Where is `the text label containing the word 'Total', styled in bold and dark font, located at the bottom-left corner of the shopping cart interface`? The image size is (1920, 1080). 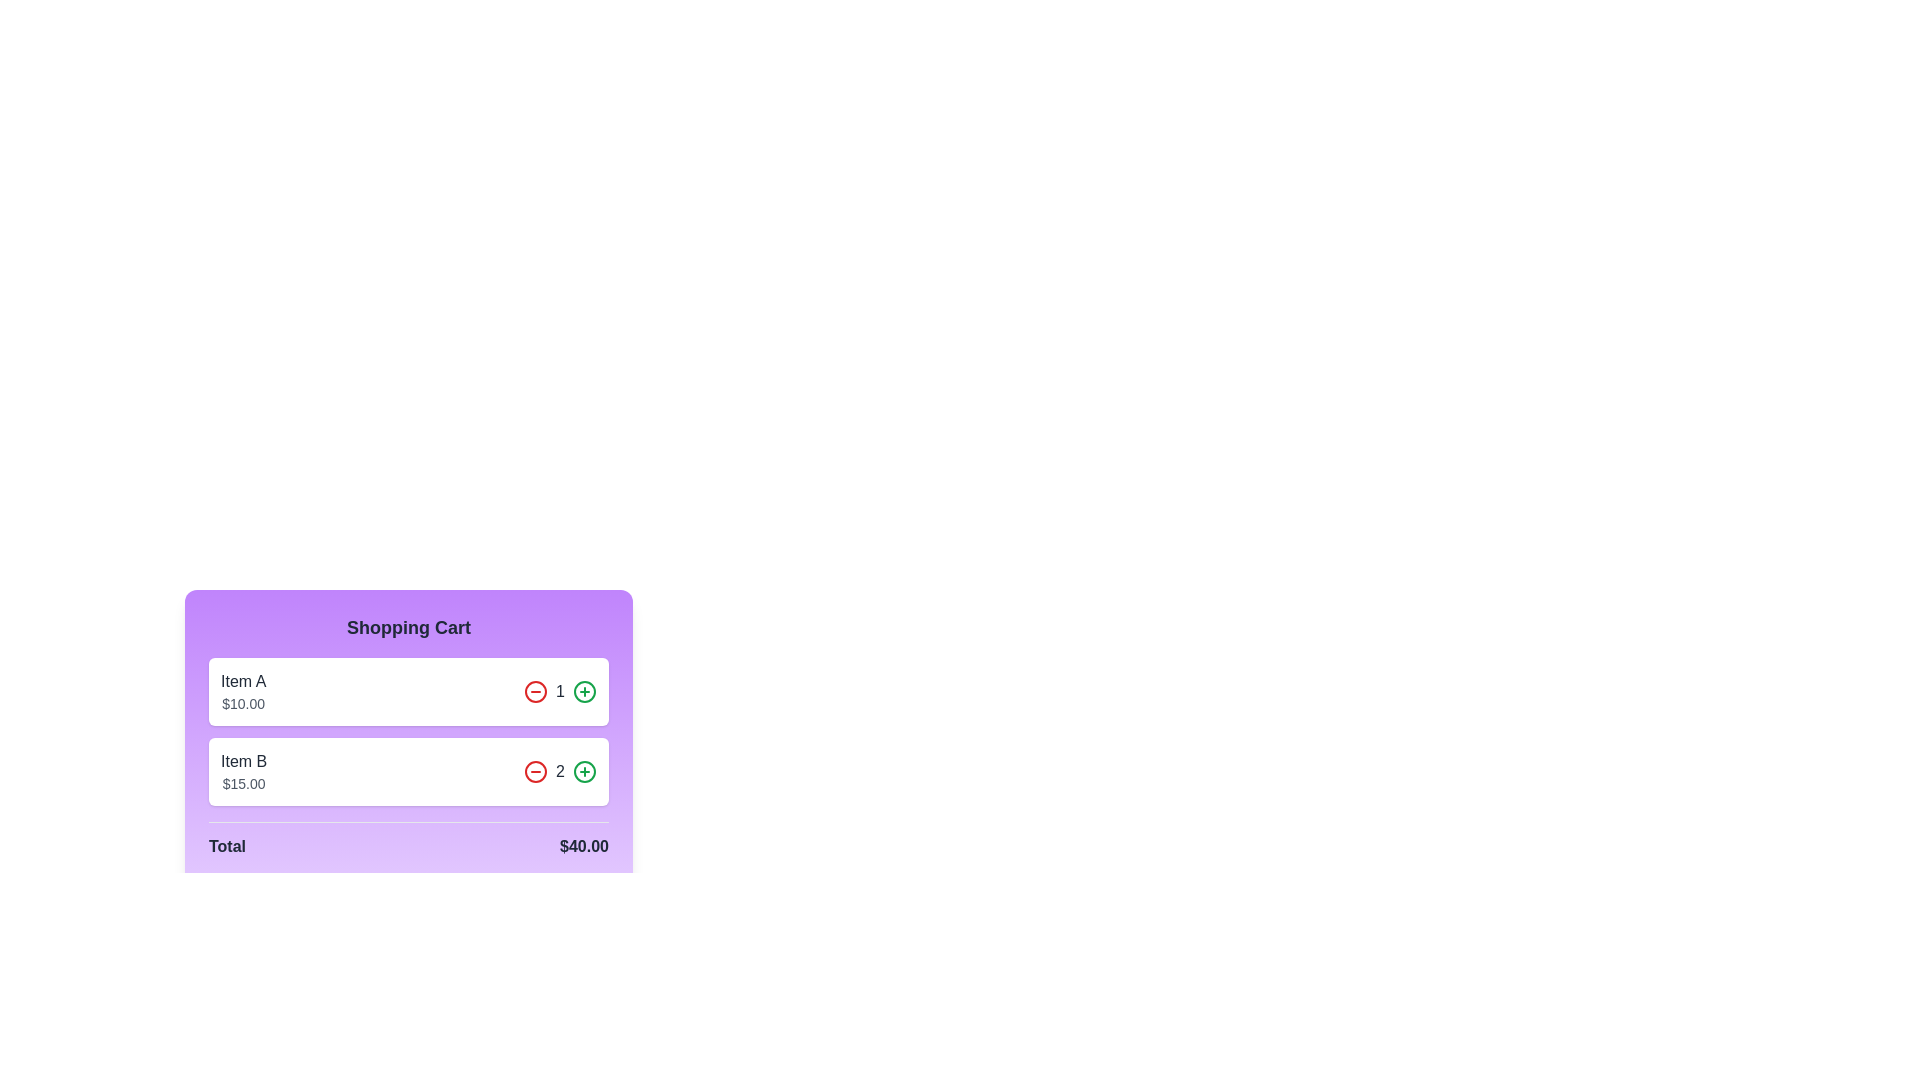
the text label containing the word 'Total', styled in bold and dark font, located at the bottom-left corner of the shopping cart interface is located at coordinates (227, 847).